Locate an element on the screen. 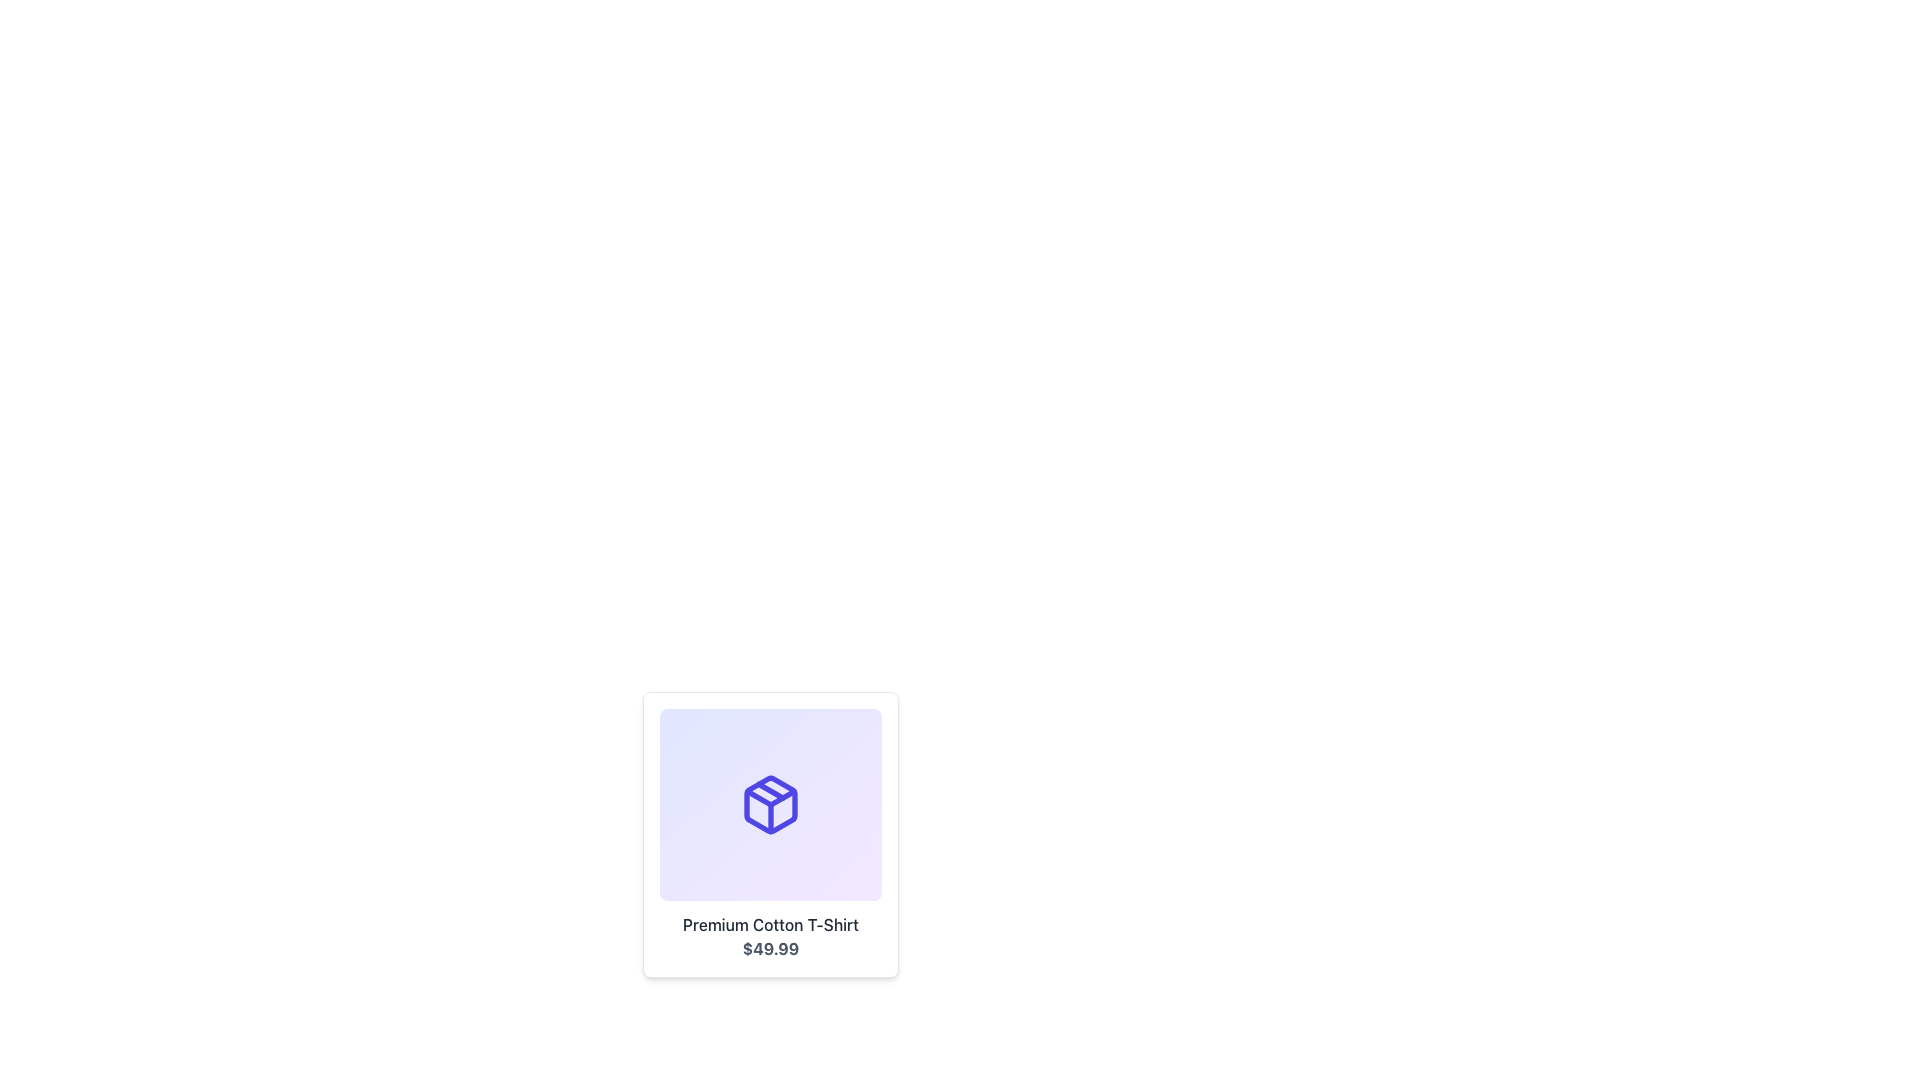 Image resolution: width=1920 pixels, height=1080 pixels. the package icon with sharp edges and gradient indigo shades, which is centered within a rounded rectangular card, to interact or navigate is located at coordinates (770, 804).